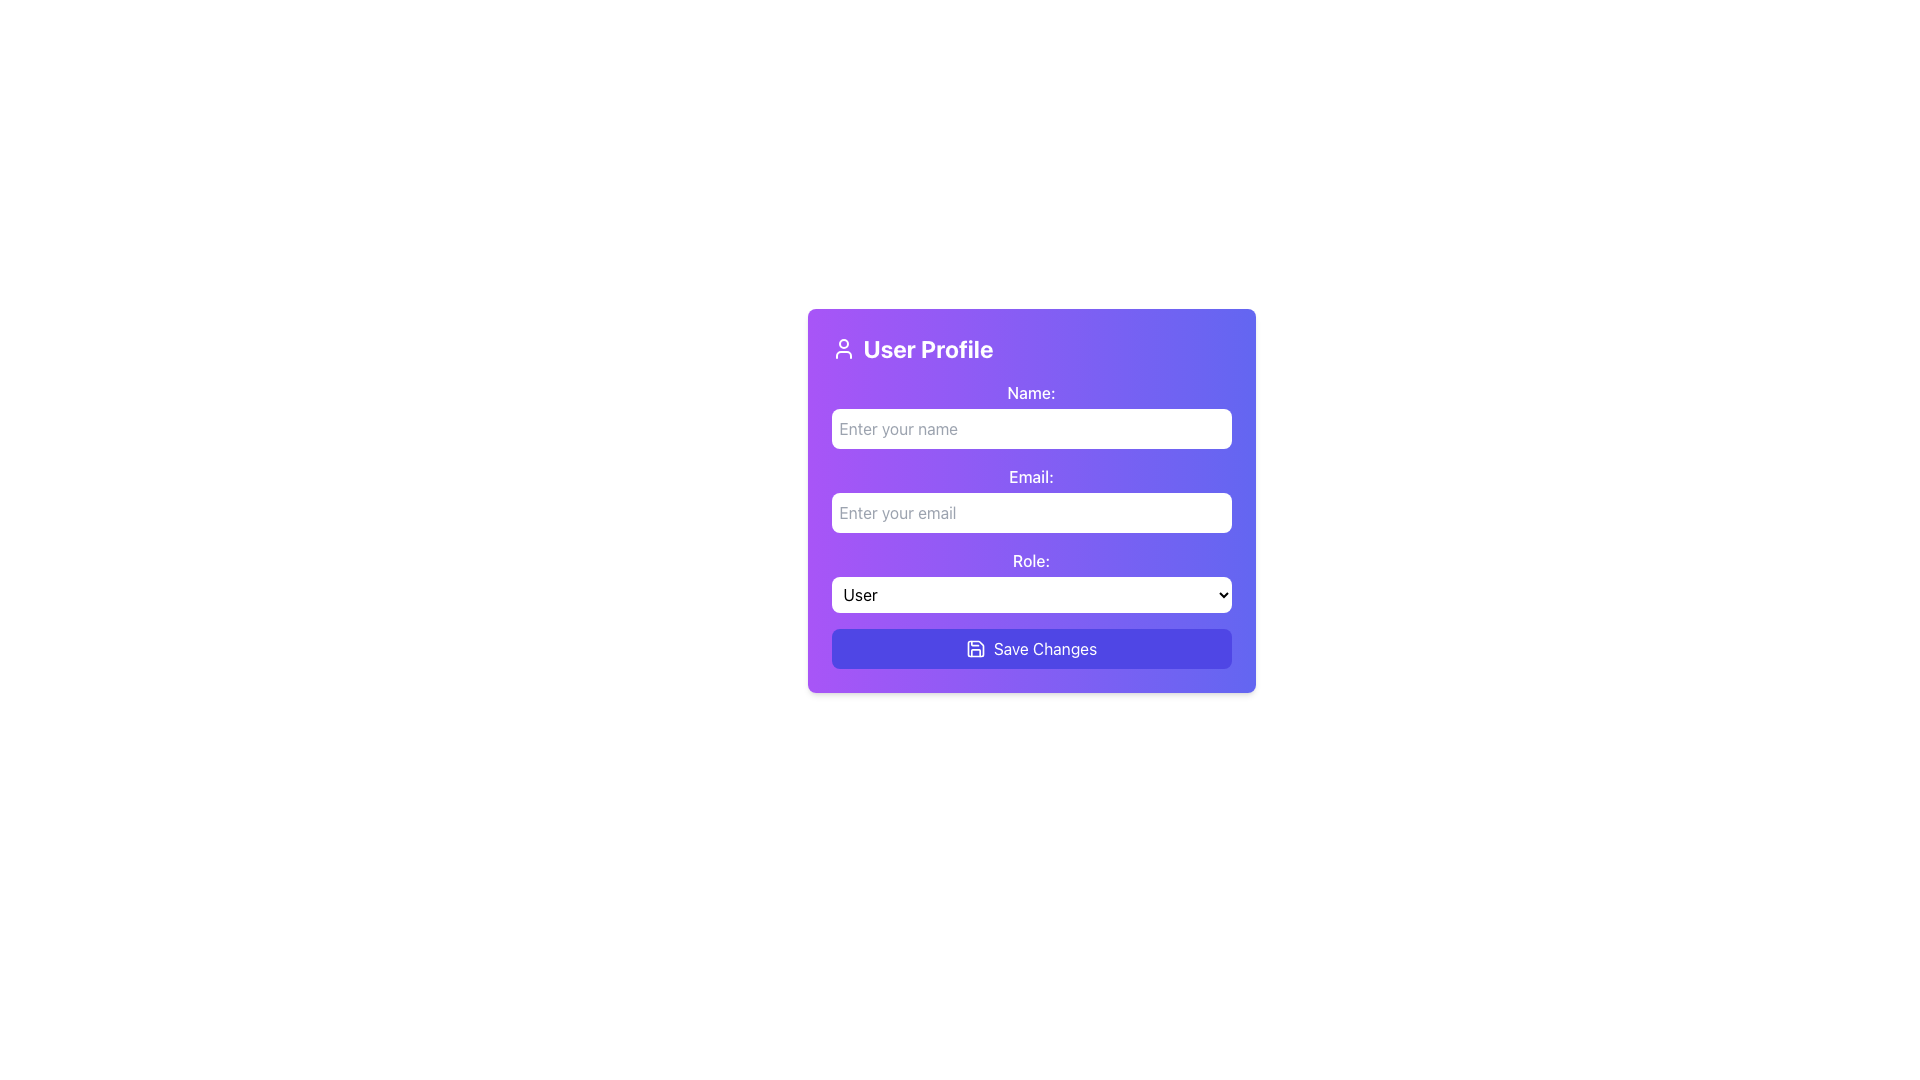 This screenshot has height=1080, width=1920. I want to click on the label indicating the type of information for the adjacent email input field, which is located above the email address input in the second section of the form, so click(1031, 497).